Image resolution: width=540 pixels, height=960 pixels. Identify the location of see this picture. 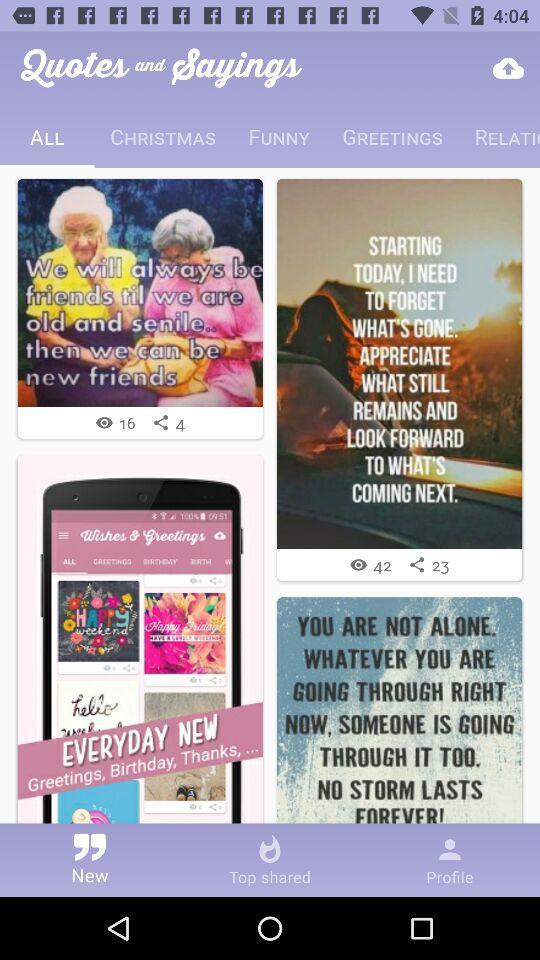
(139, 291).